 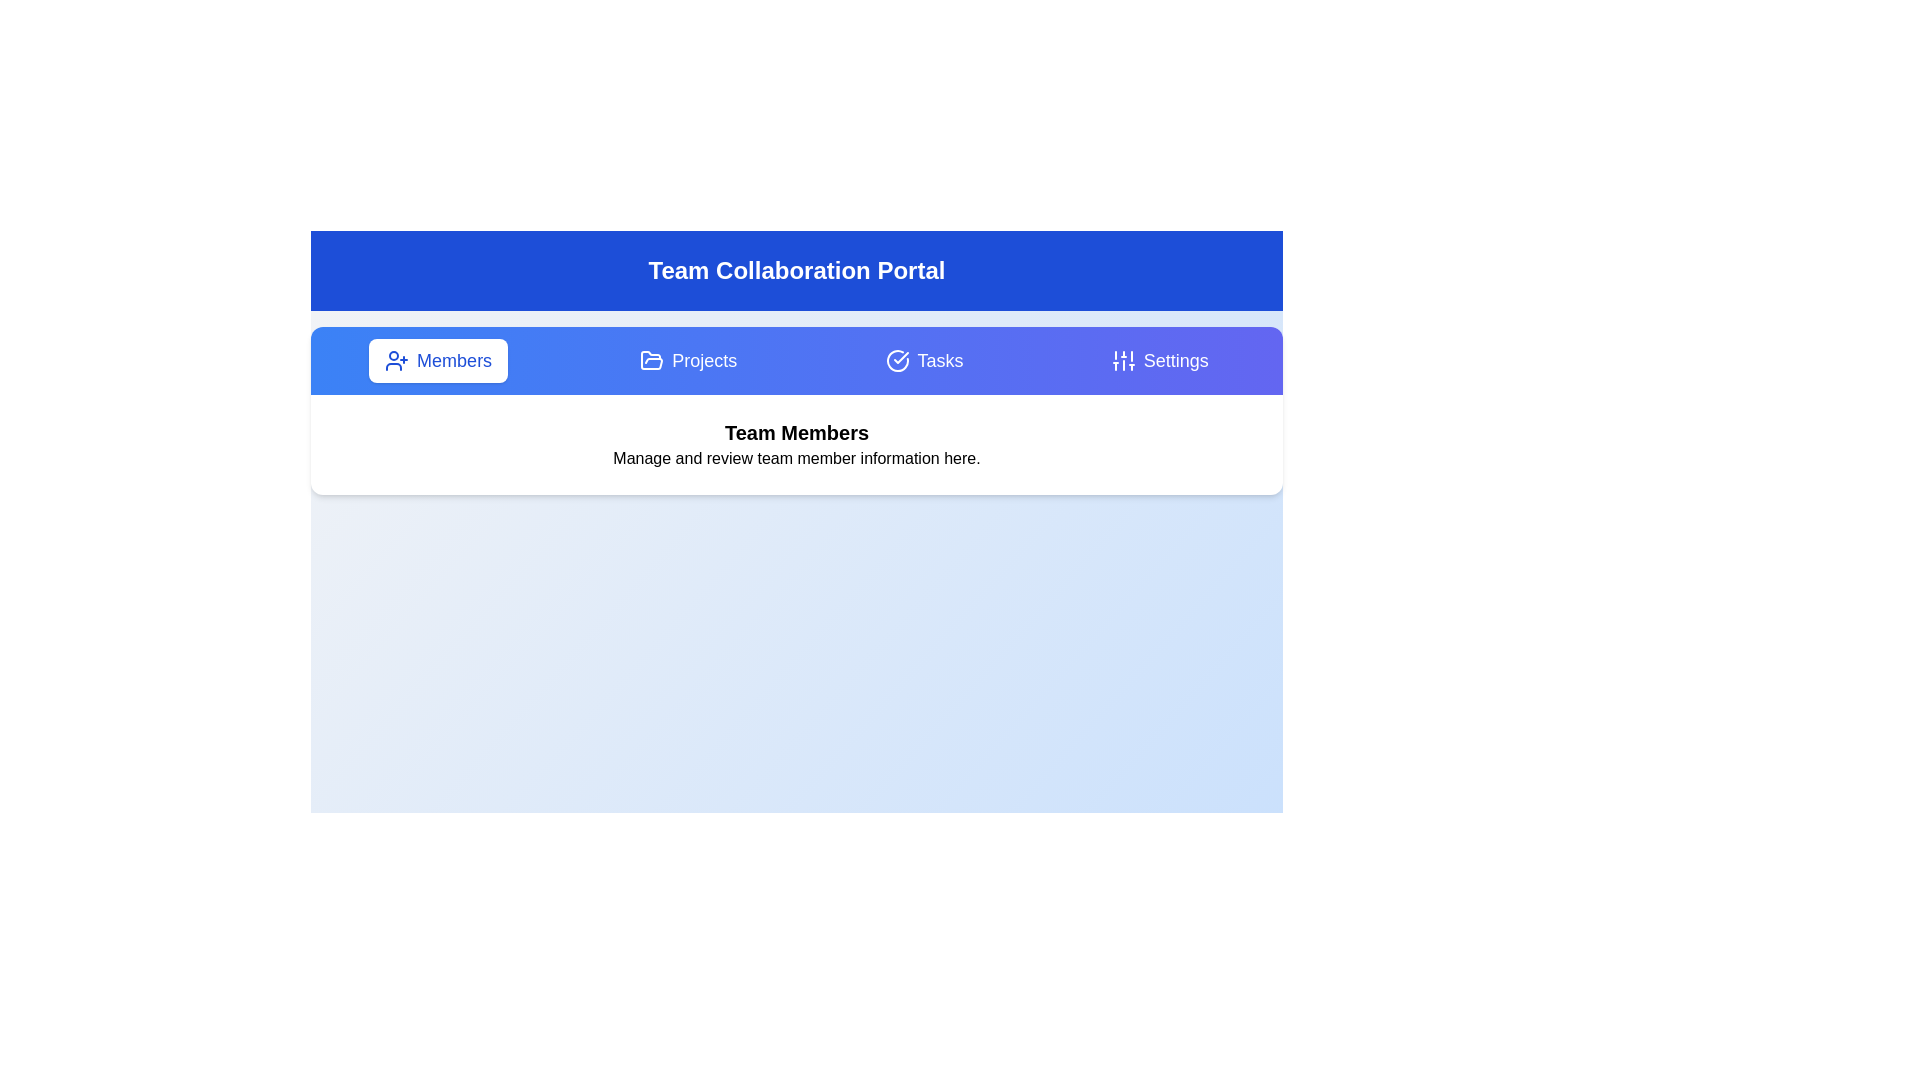 What do you see at coordinates (795, 459) in the screenshot?
I see `the static text label that displays 'Manage and review team member information here.', located directly below the 'Team Members' heading` at bounding box center [795, 459].